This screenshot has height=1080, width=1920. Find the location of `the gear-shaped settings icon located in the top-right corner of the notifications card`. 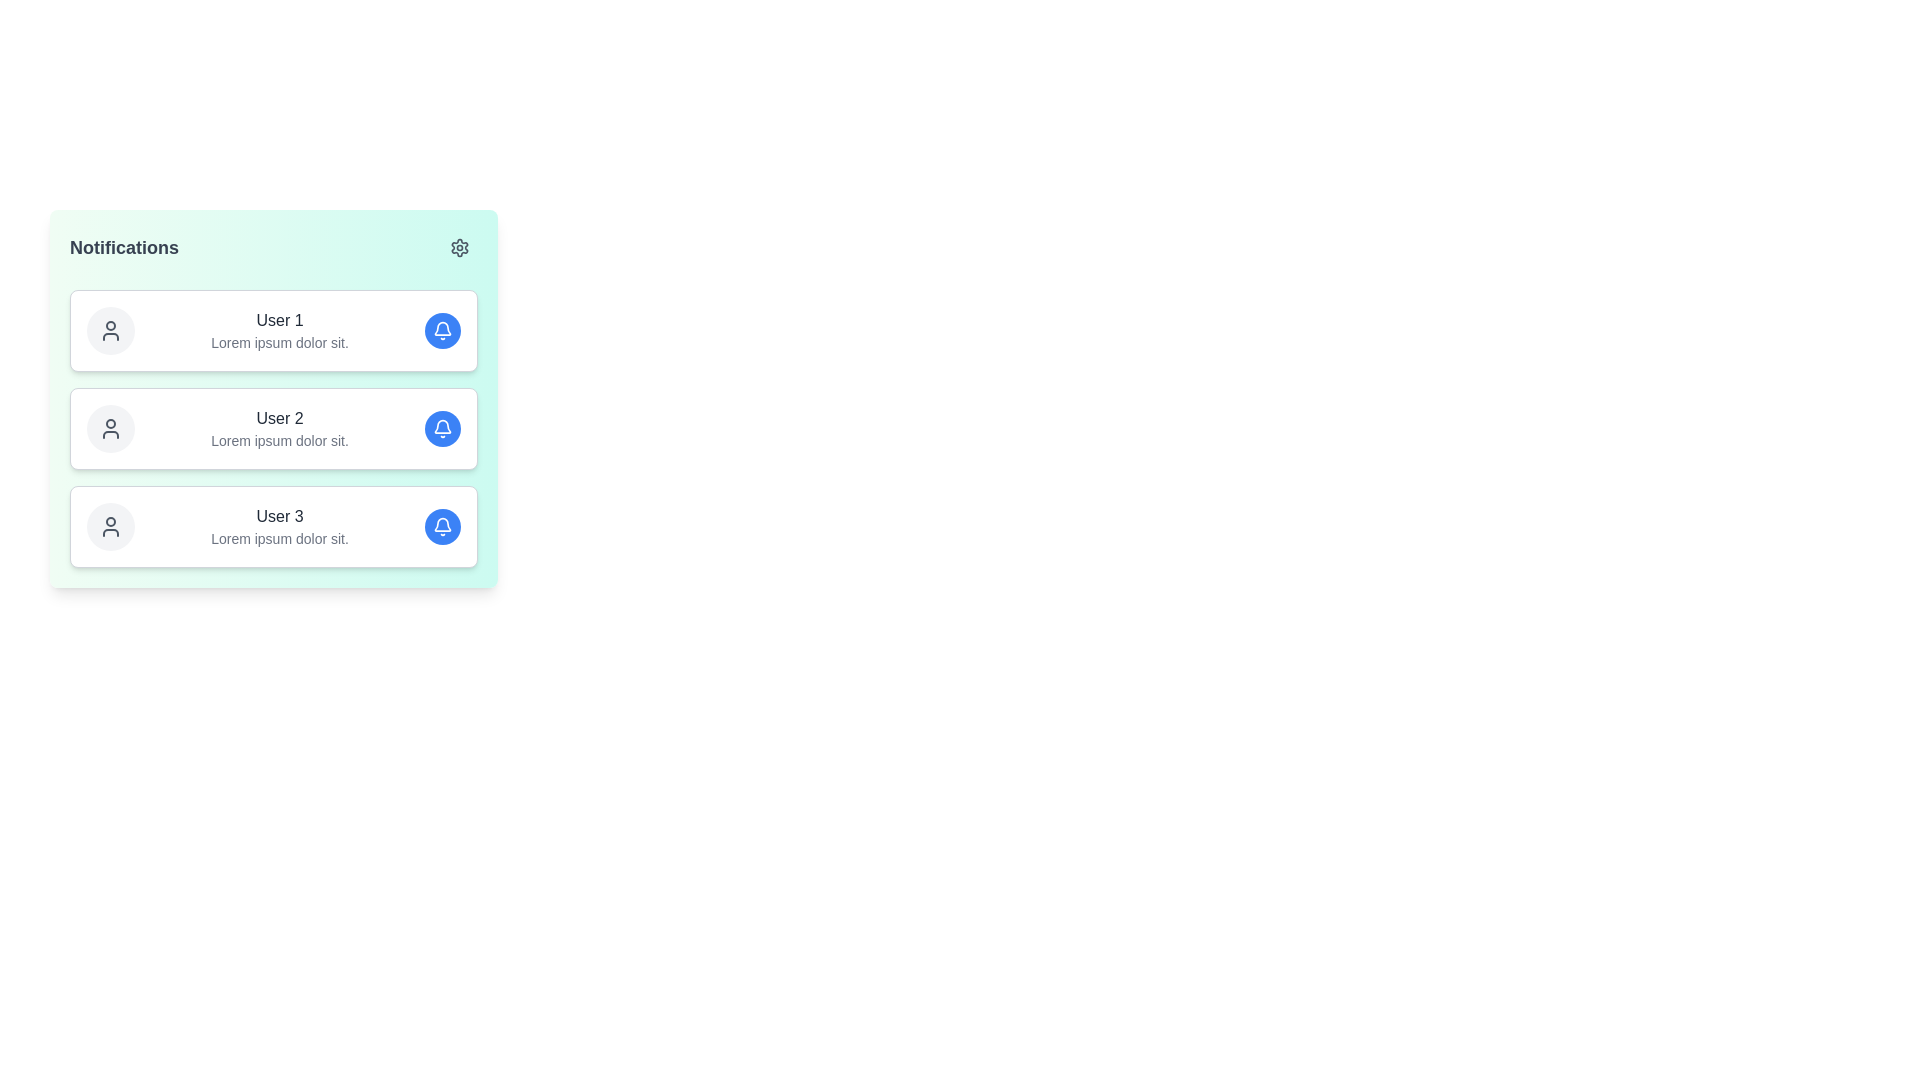

the gear-shaped settings icon located in the top-right corner of the notifications card is located at coordinates (459, 246).